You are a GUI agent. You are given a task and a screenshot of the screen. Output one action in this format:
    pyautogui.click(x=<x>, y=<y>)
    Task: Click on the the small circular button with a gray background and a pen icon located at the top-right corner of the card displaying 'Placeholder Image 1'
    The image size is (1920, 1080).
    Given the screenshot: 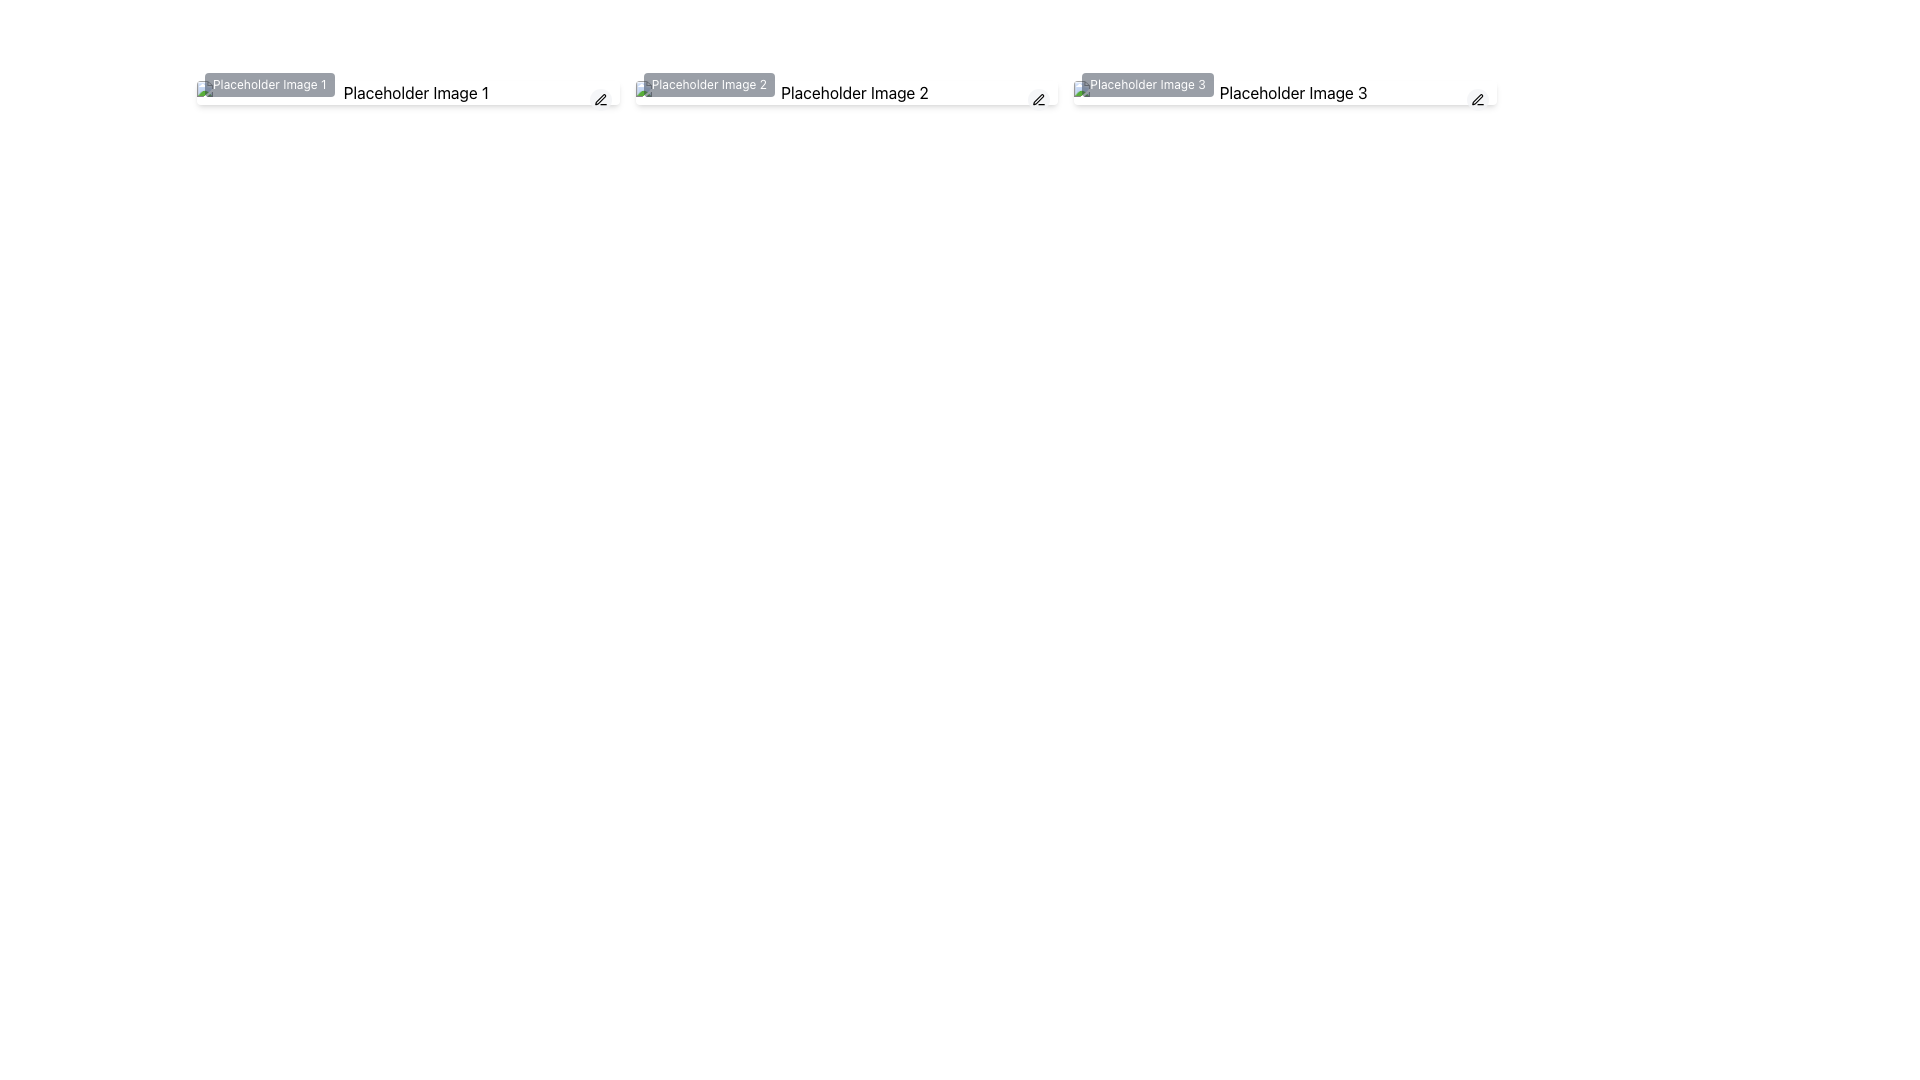 What is the action you would take?
    pyautogui.click(x=599, y=100)
    